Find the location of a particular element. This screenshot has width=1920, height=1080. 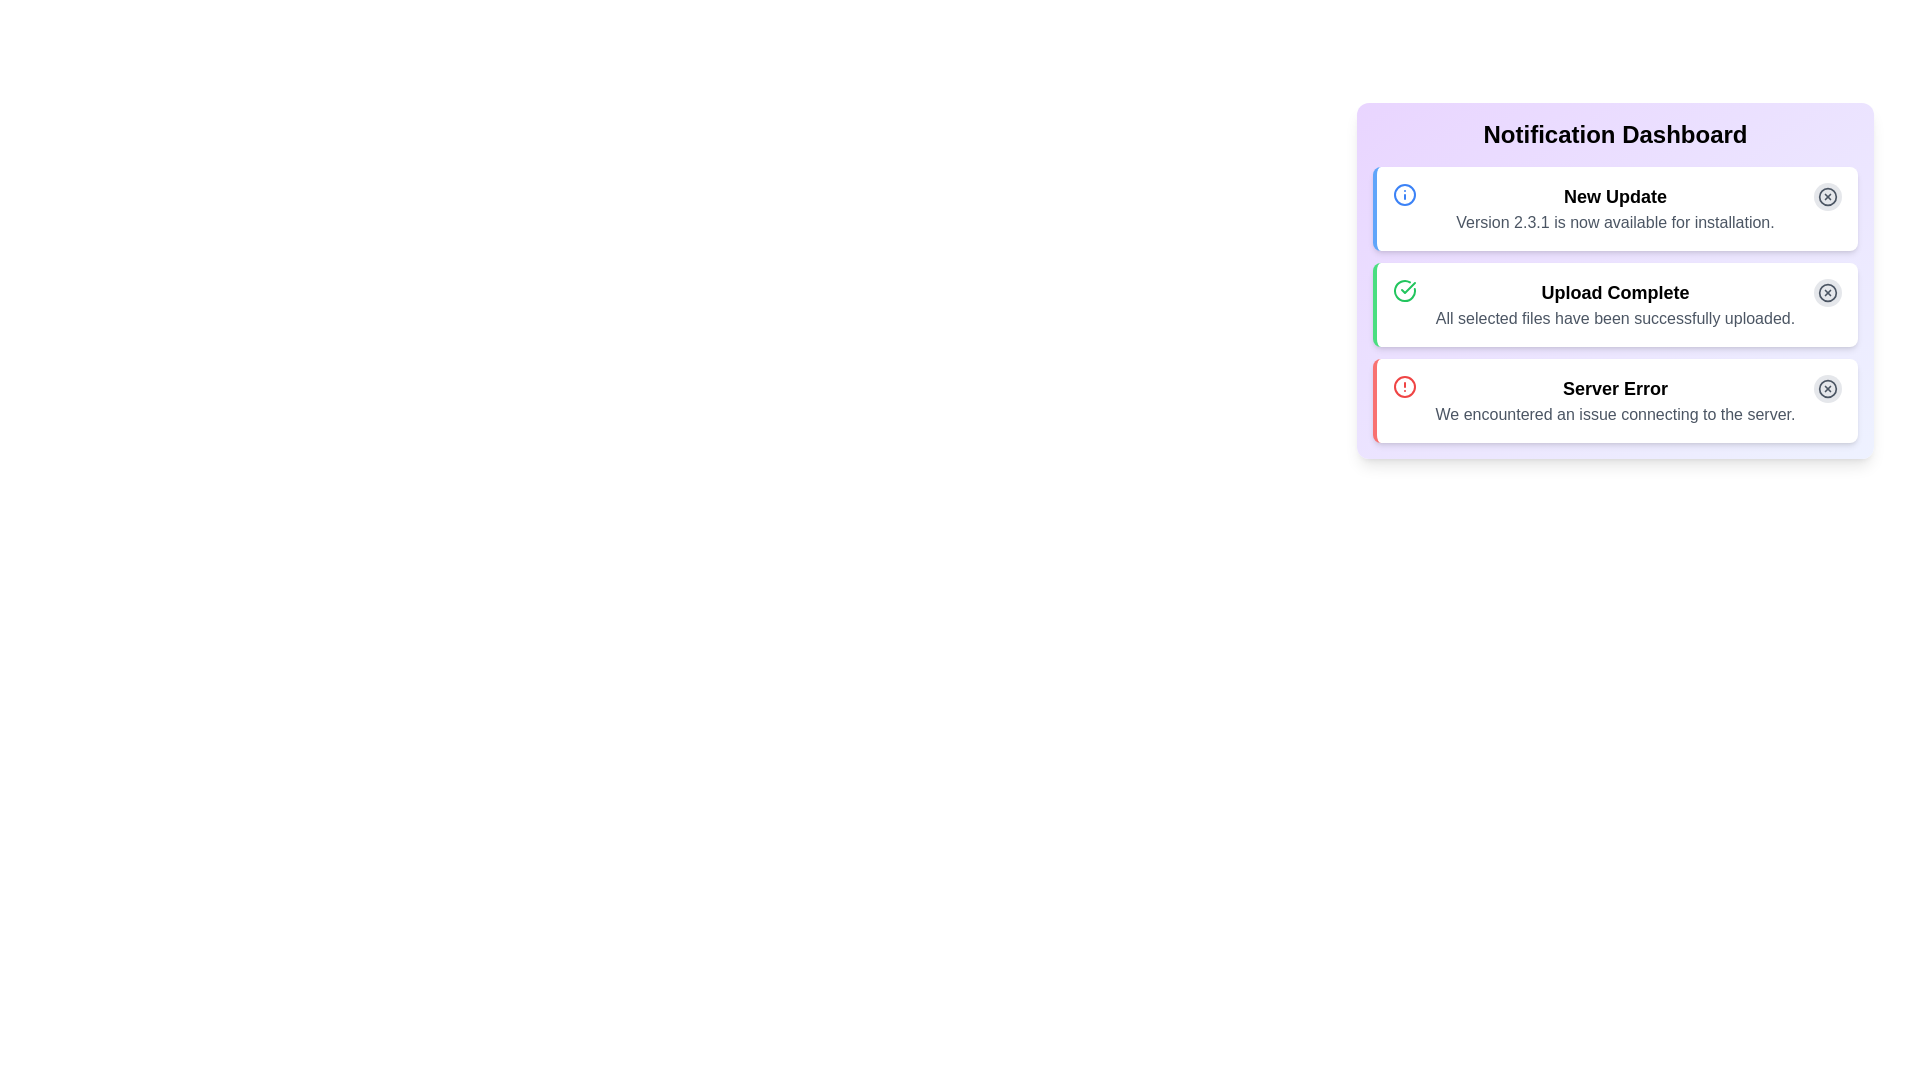

on the text label that serves as the title for the notification, positioned at the top of the notification dashboard layout is located at coordinates (1615, 196).